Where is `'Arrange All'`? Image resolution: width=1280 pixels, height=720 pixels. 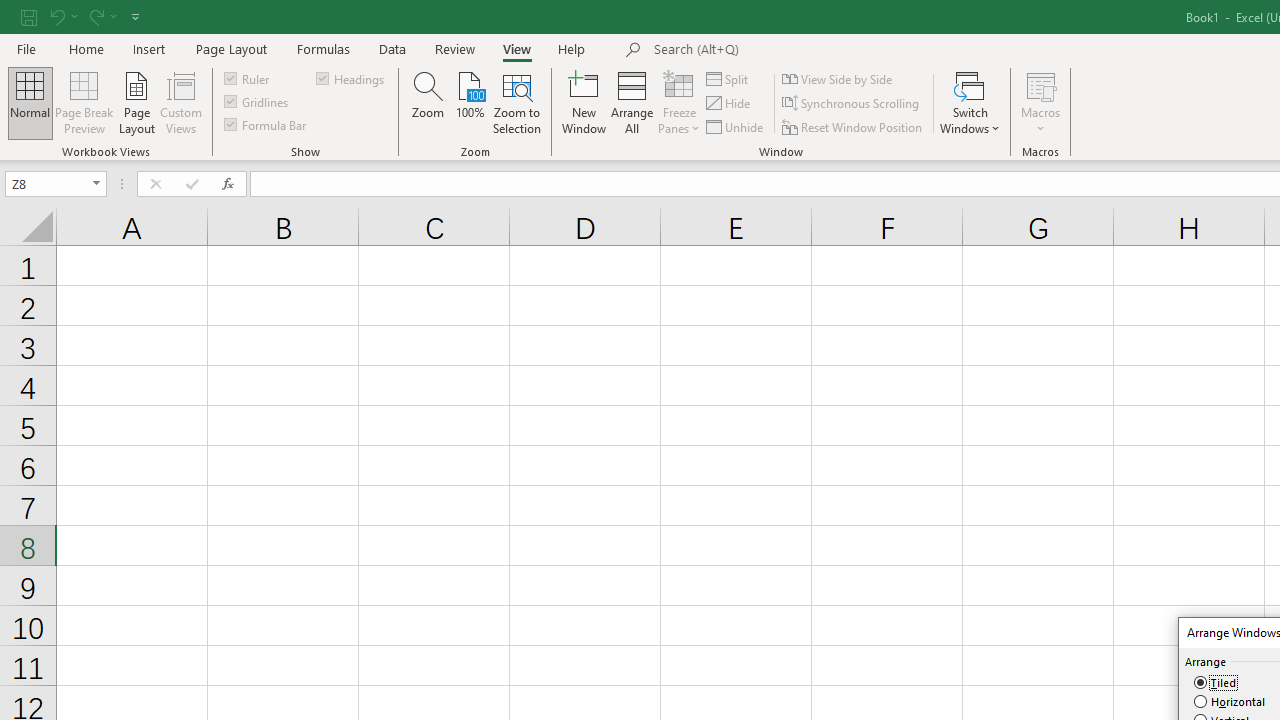 'Arrange All' is located at coordinates (631, 103).